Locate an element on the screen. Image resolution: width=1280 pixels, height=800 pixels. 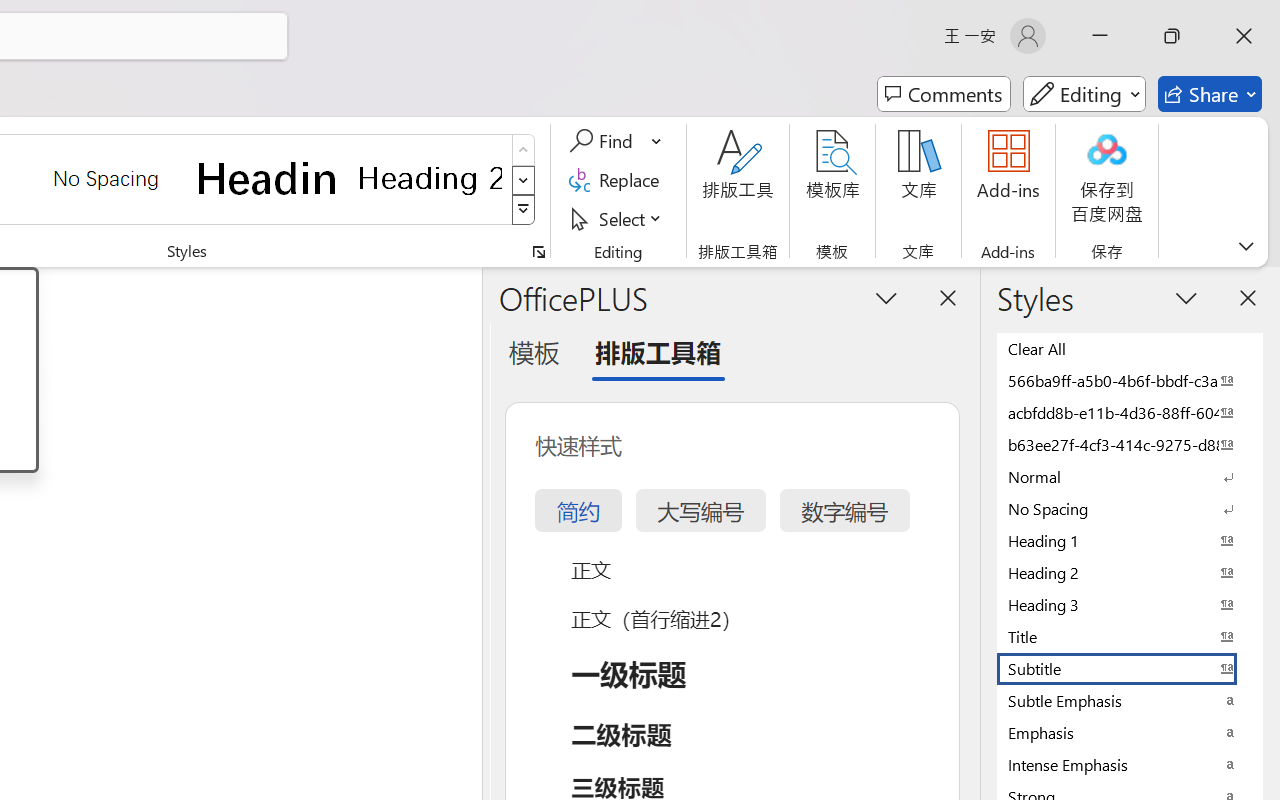
'Intense Emphasis' is located at coordinates (1130, 764).